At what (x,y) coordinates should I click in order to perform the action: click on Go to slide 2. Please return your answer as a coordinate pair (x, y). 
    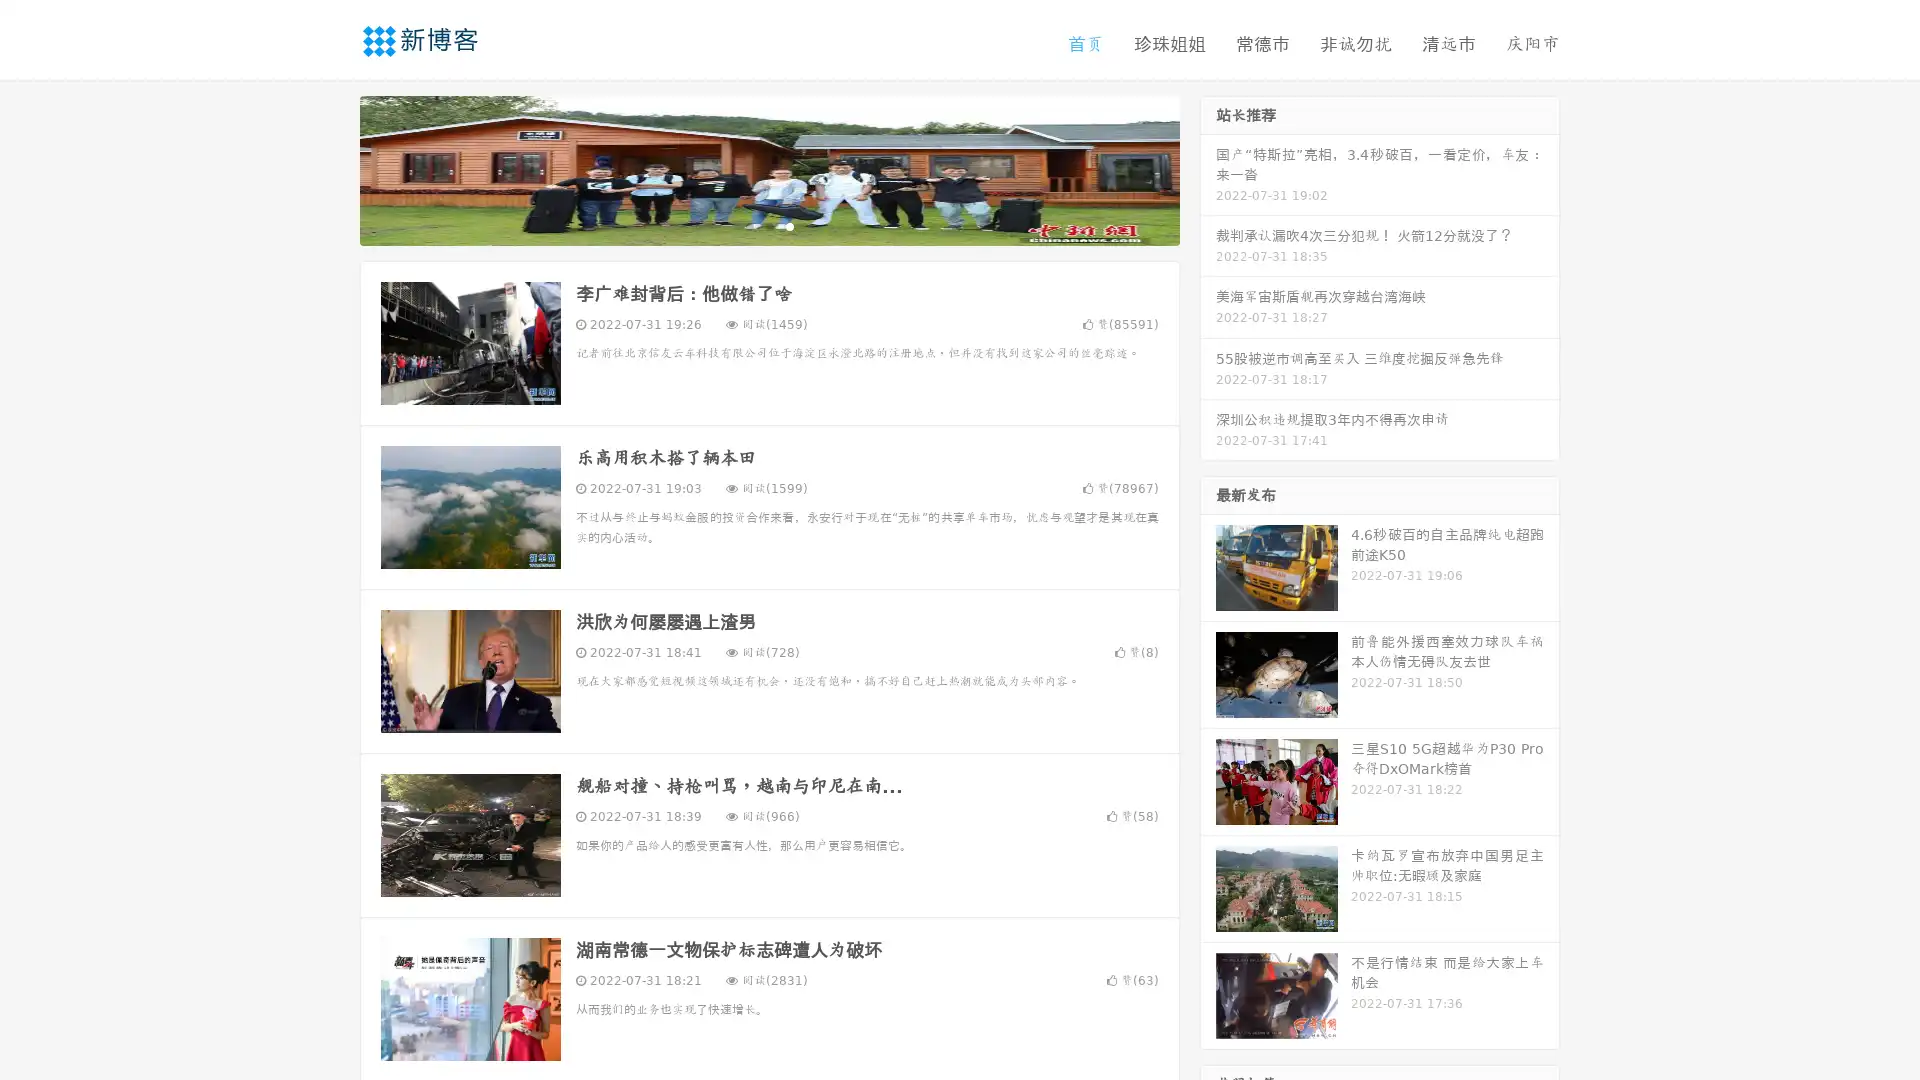
    Looking at the image, I should click on (768, 225).